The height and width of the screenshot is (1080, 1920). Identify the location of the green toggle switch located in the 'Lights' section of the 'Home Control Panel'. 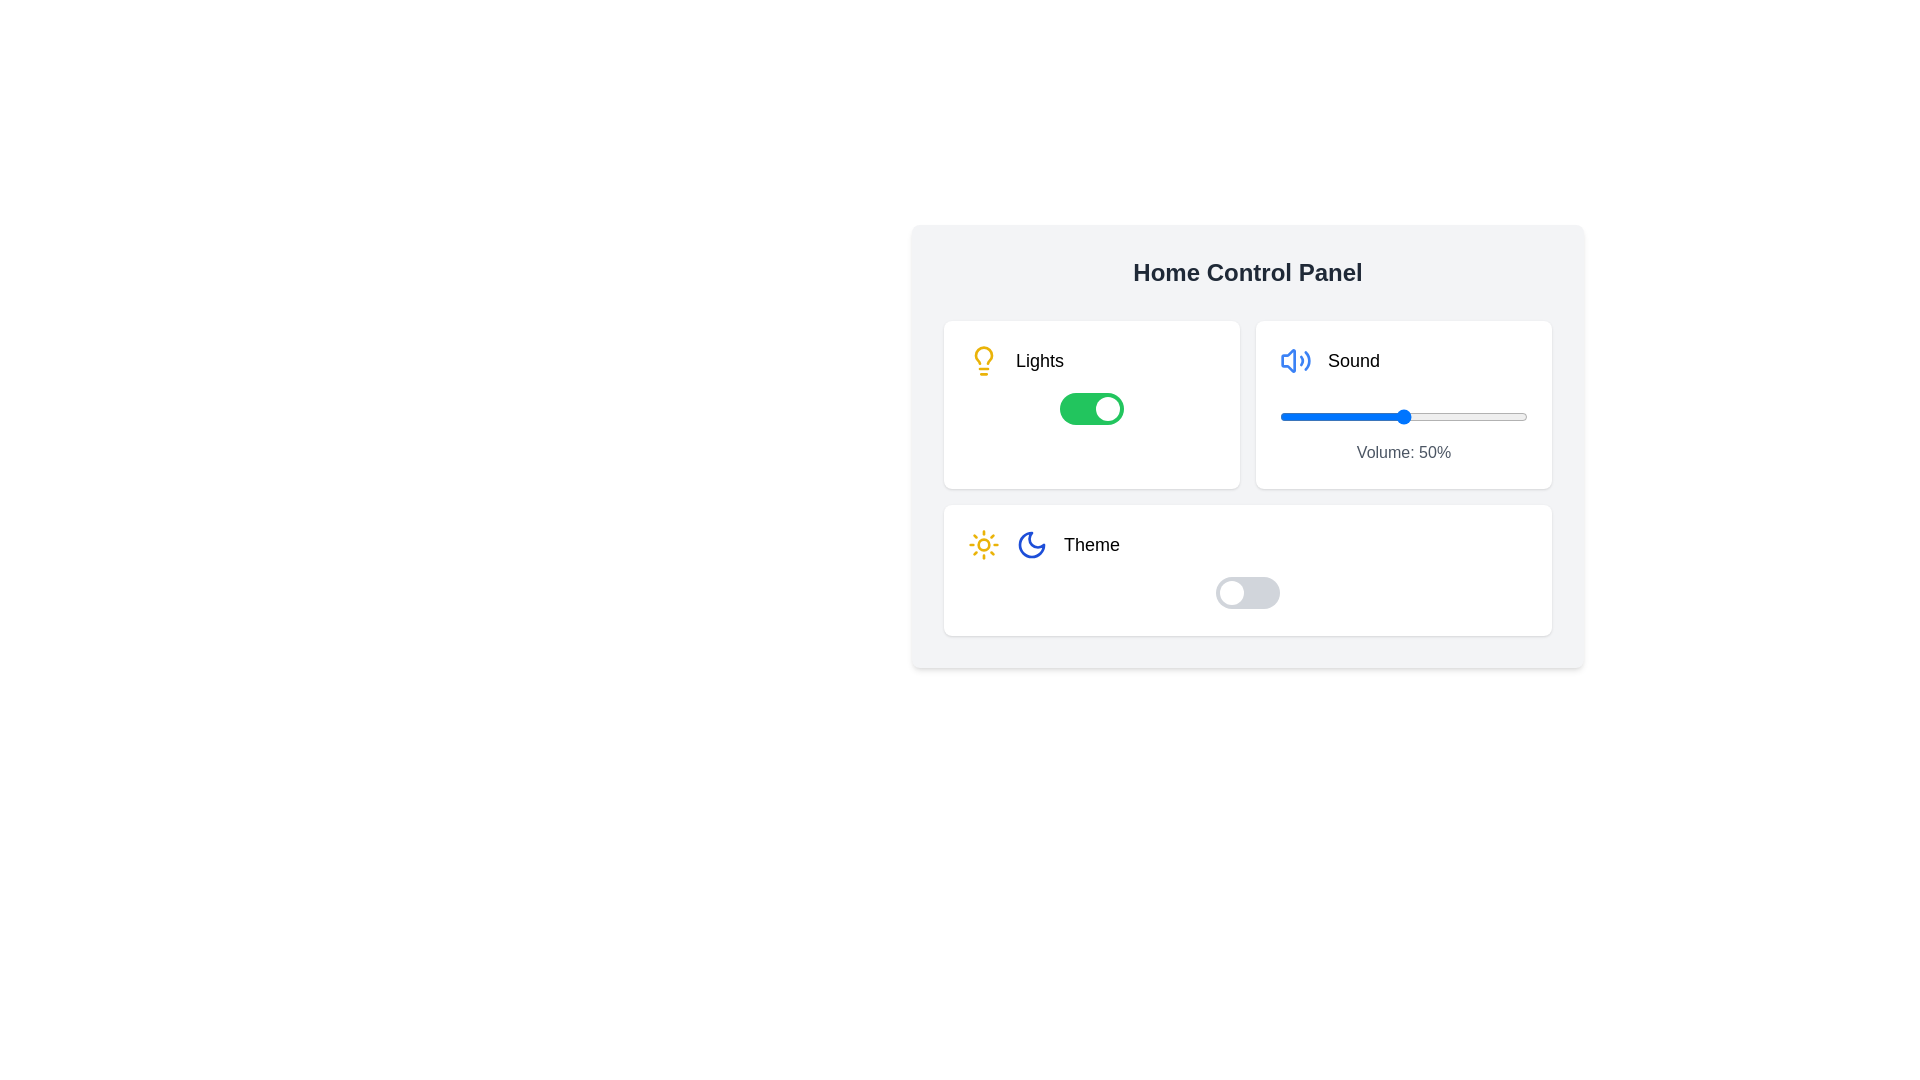
(1090, 407).